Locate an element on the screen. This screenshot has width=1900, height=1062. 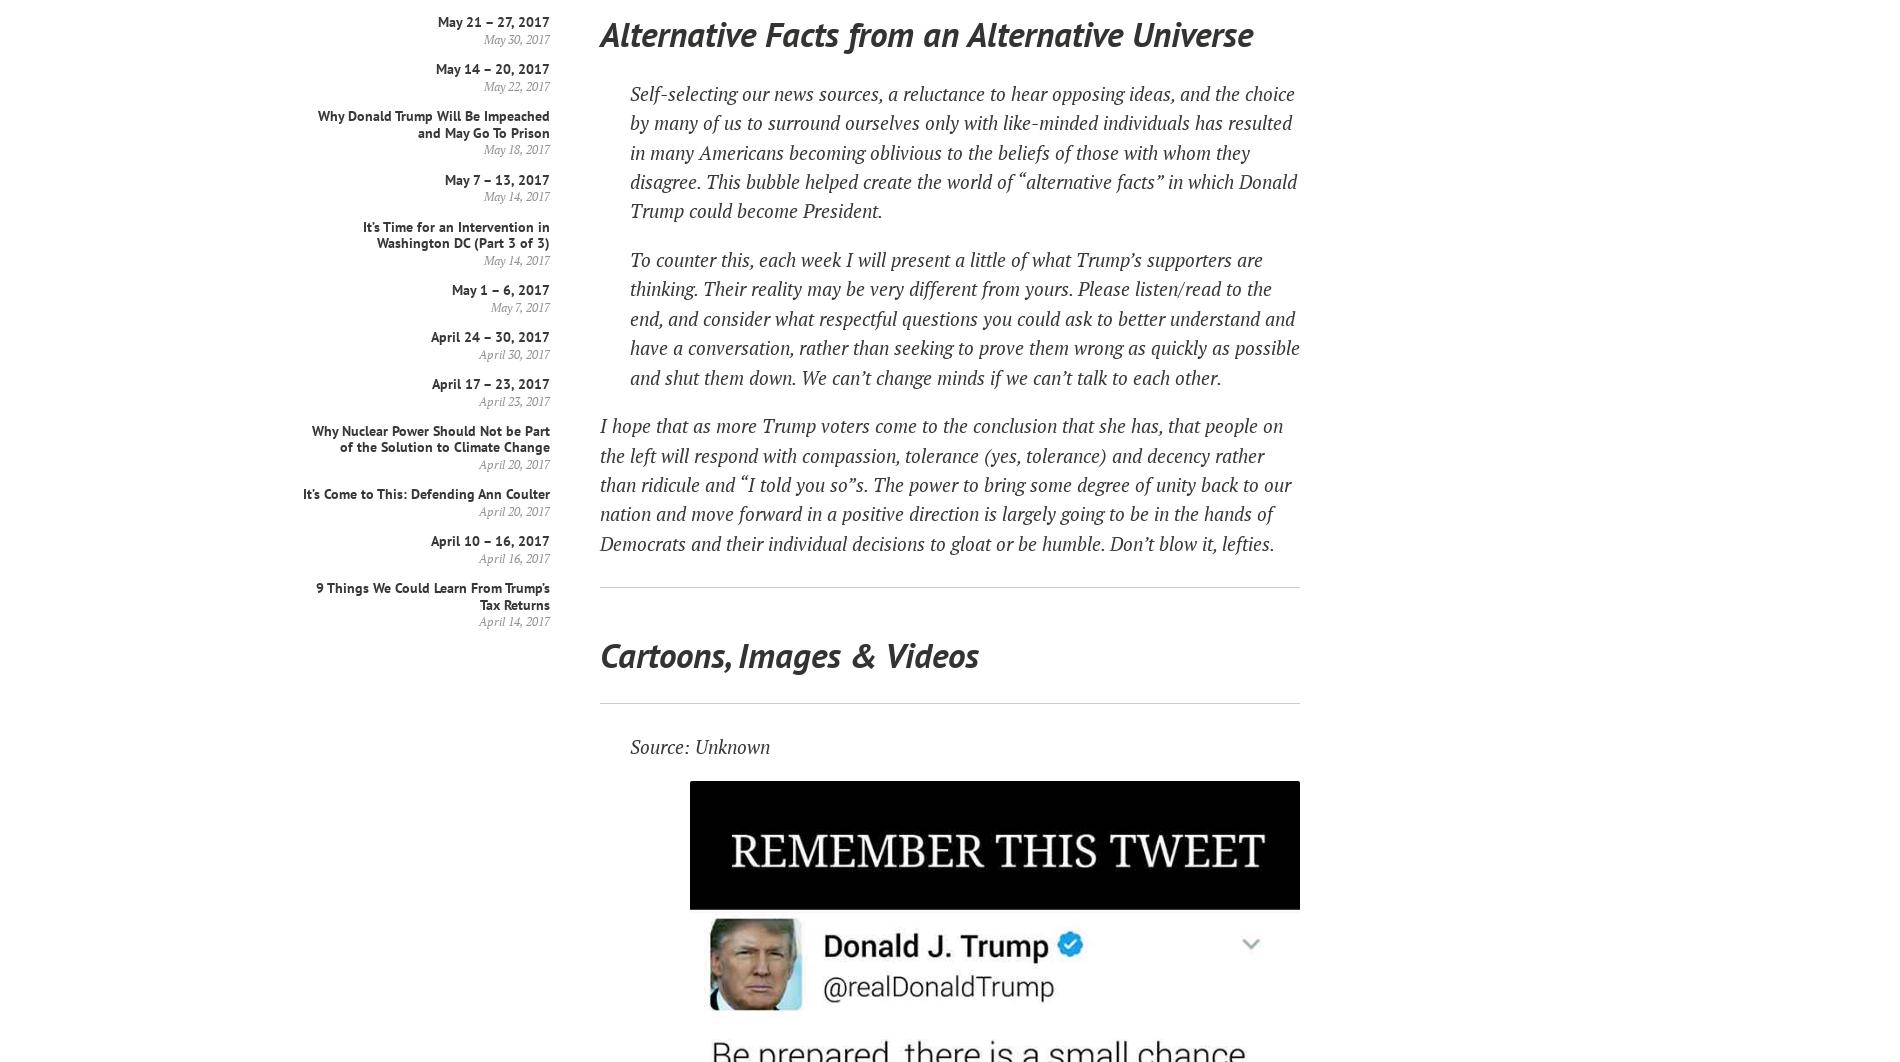
'May 21 – 27, 2017' is located at coordinates (436, 21).